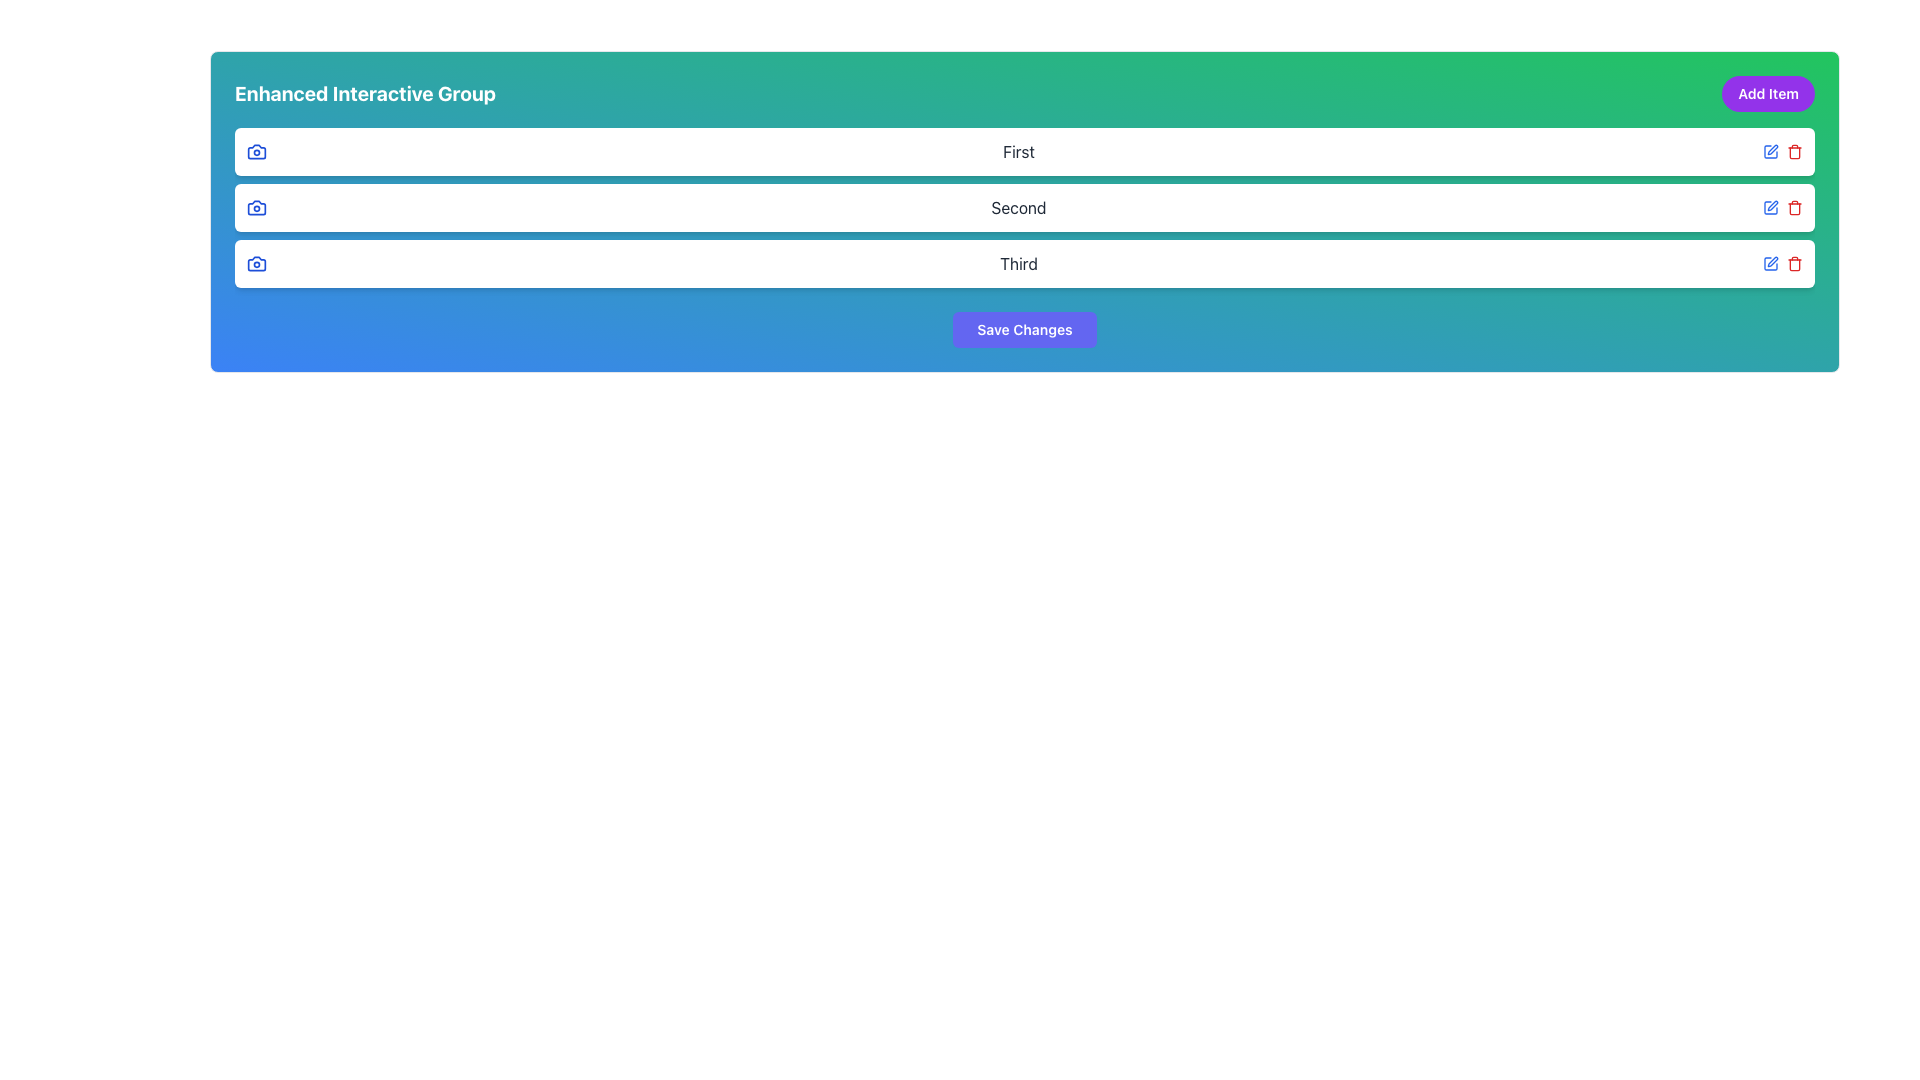 This screenshot has height=1080, width=1920. Describe the element at coordinates (256, 150) in the screenshot. I see `the blue camera icon located in the first row labeled 'First', adjacent to the text 'First'` at that location.